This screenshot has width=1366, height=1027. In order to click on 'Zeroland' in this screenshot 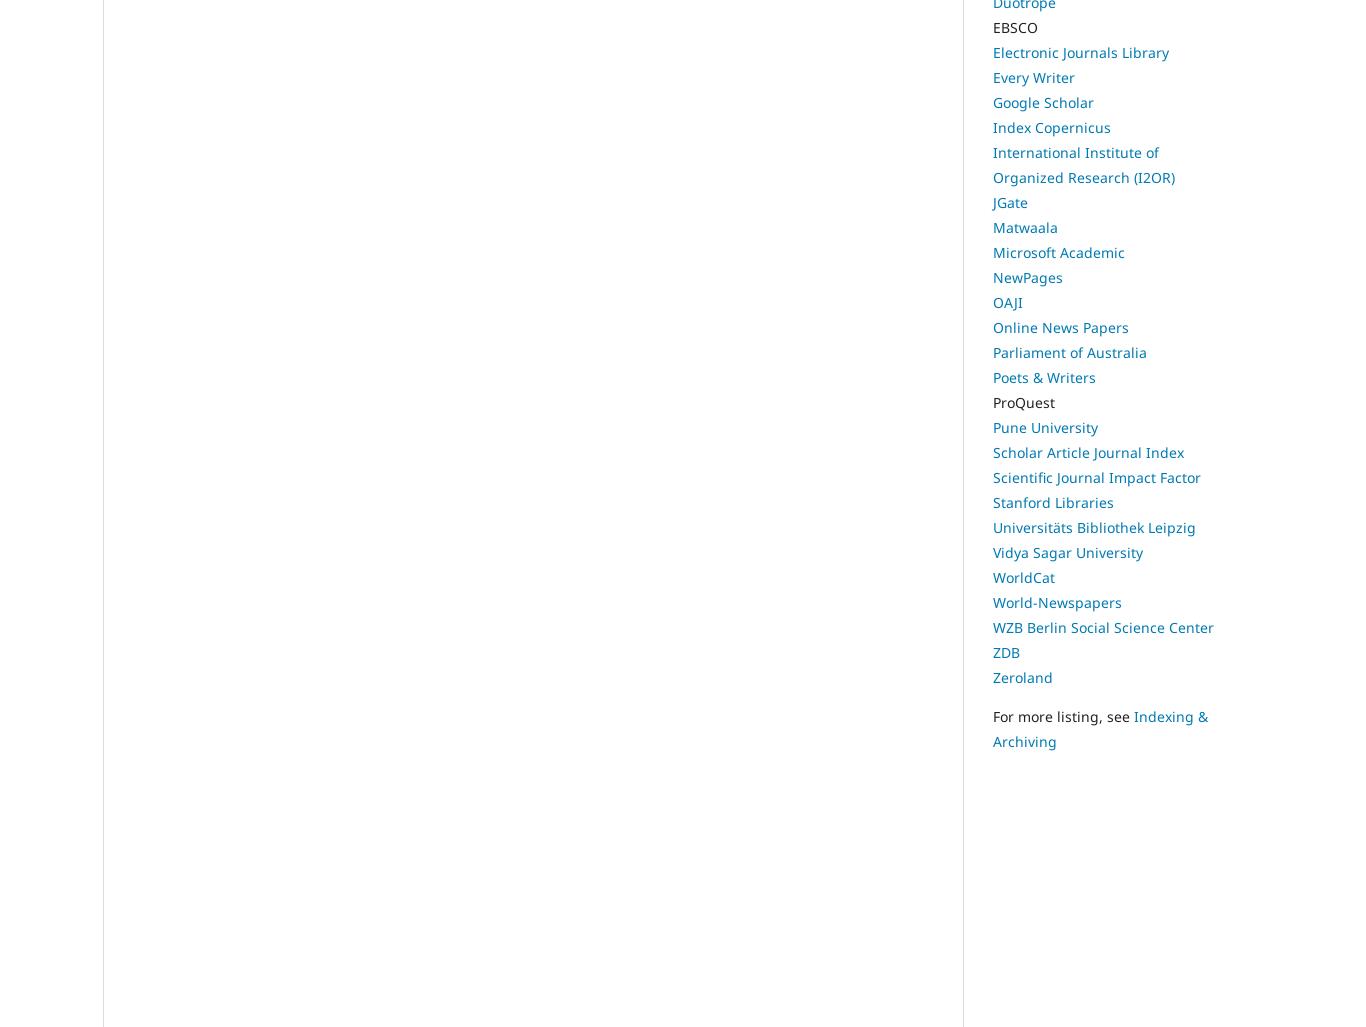, I will do `click(1022, 676)`.